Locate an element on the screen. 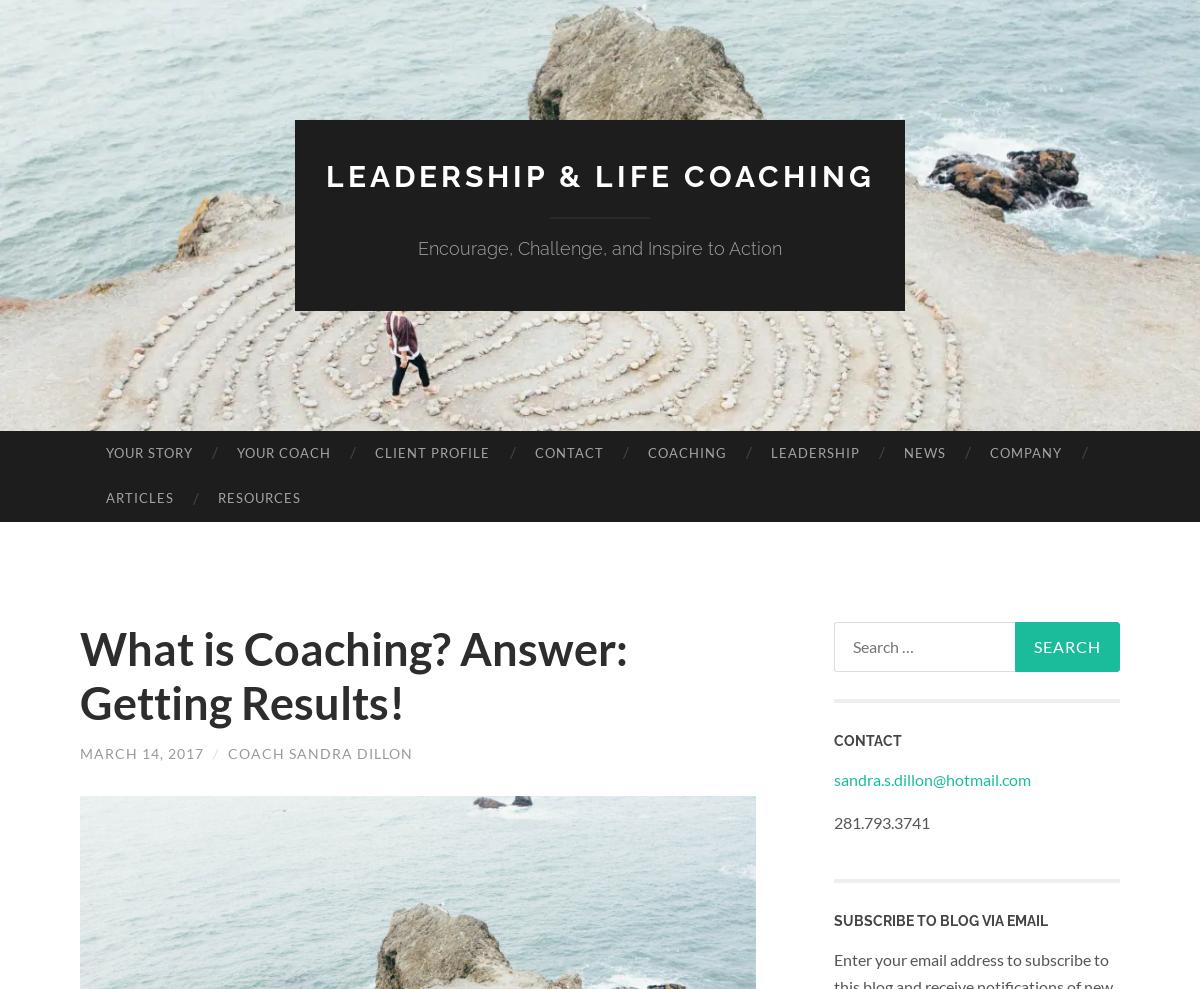  'What is Coaching? Answer: Getting Results!' is located at coordinates (354, 673).